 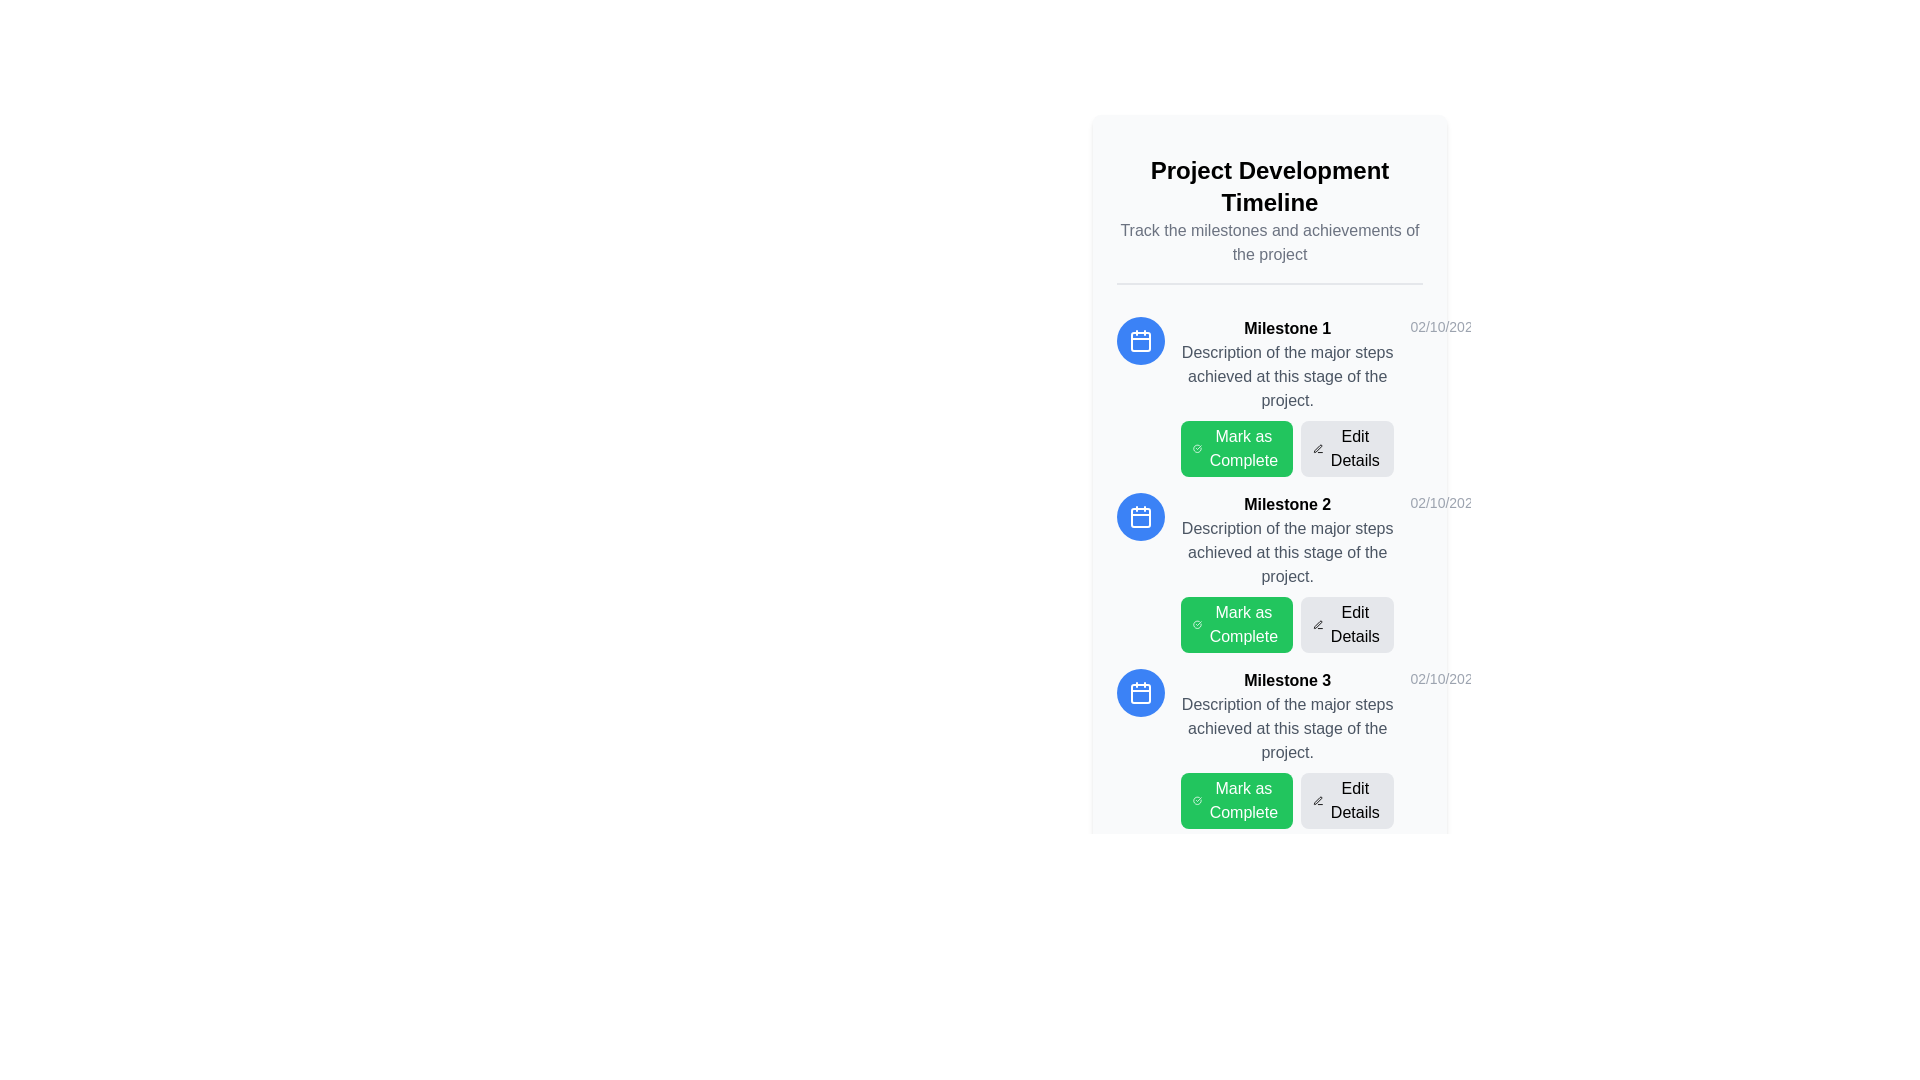 What do you see at coordinates (1348, 447) in the screenshot?
I see `the edit button located to the right of the 'Mark as Complete' button to invoke the editing functionality for the milestone details in the project timeline` at bounding box center [1348, 447].